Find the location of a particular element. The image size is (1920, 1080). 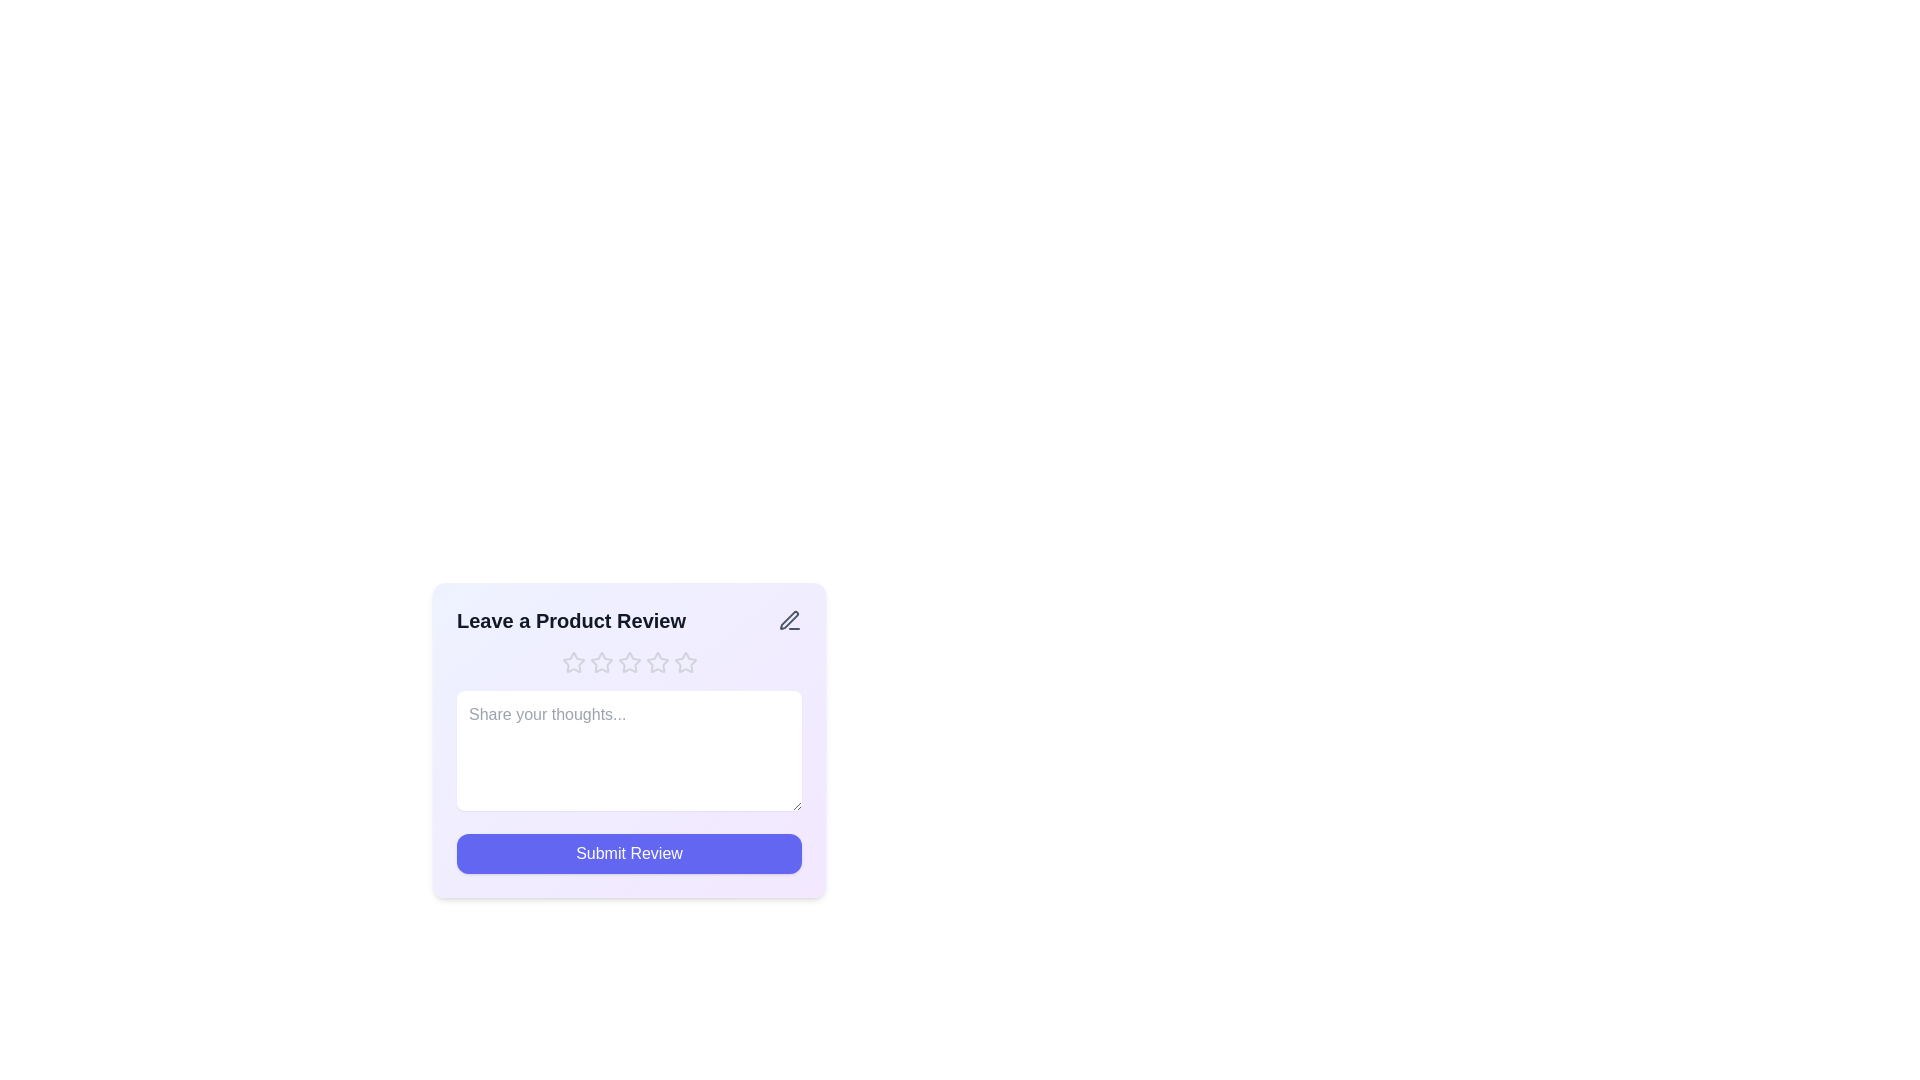

the star corresponding to the rating 2 to set the rating is located at coordinates (600, 663).